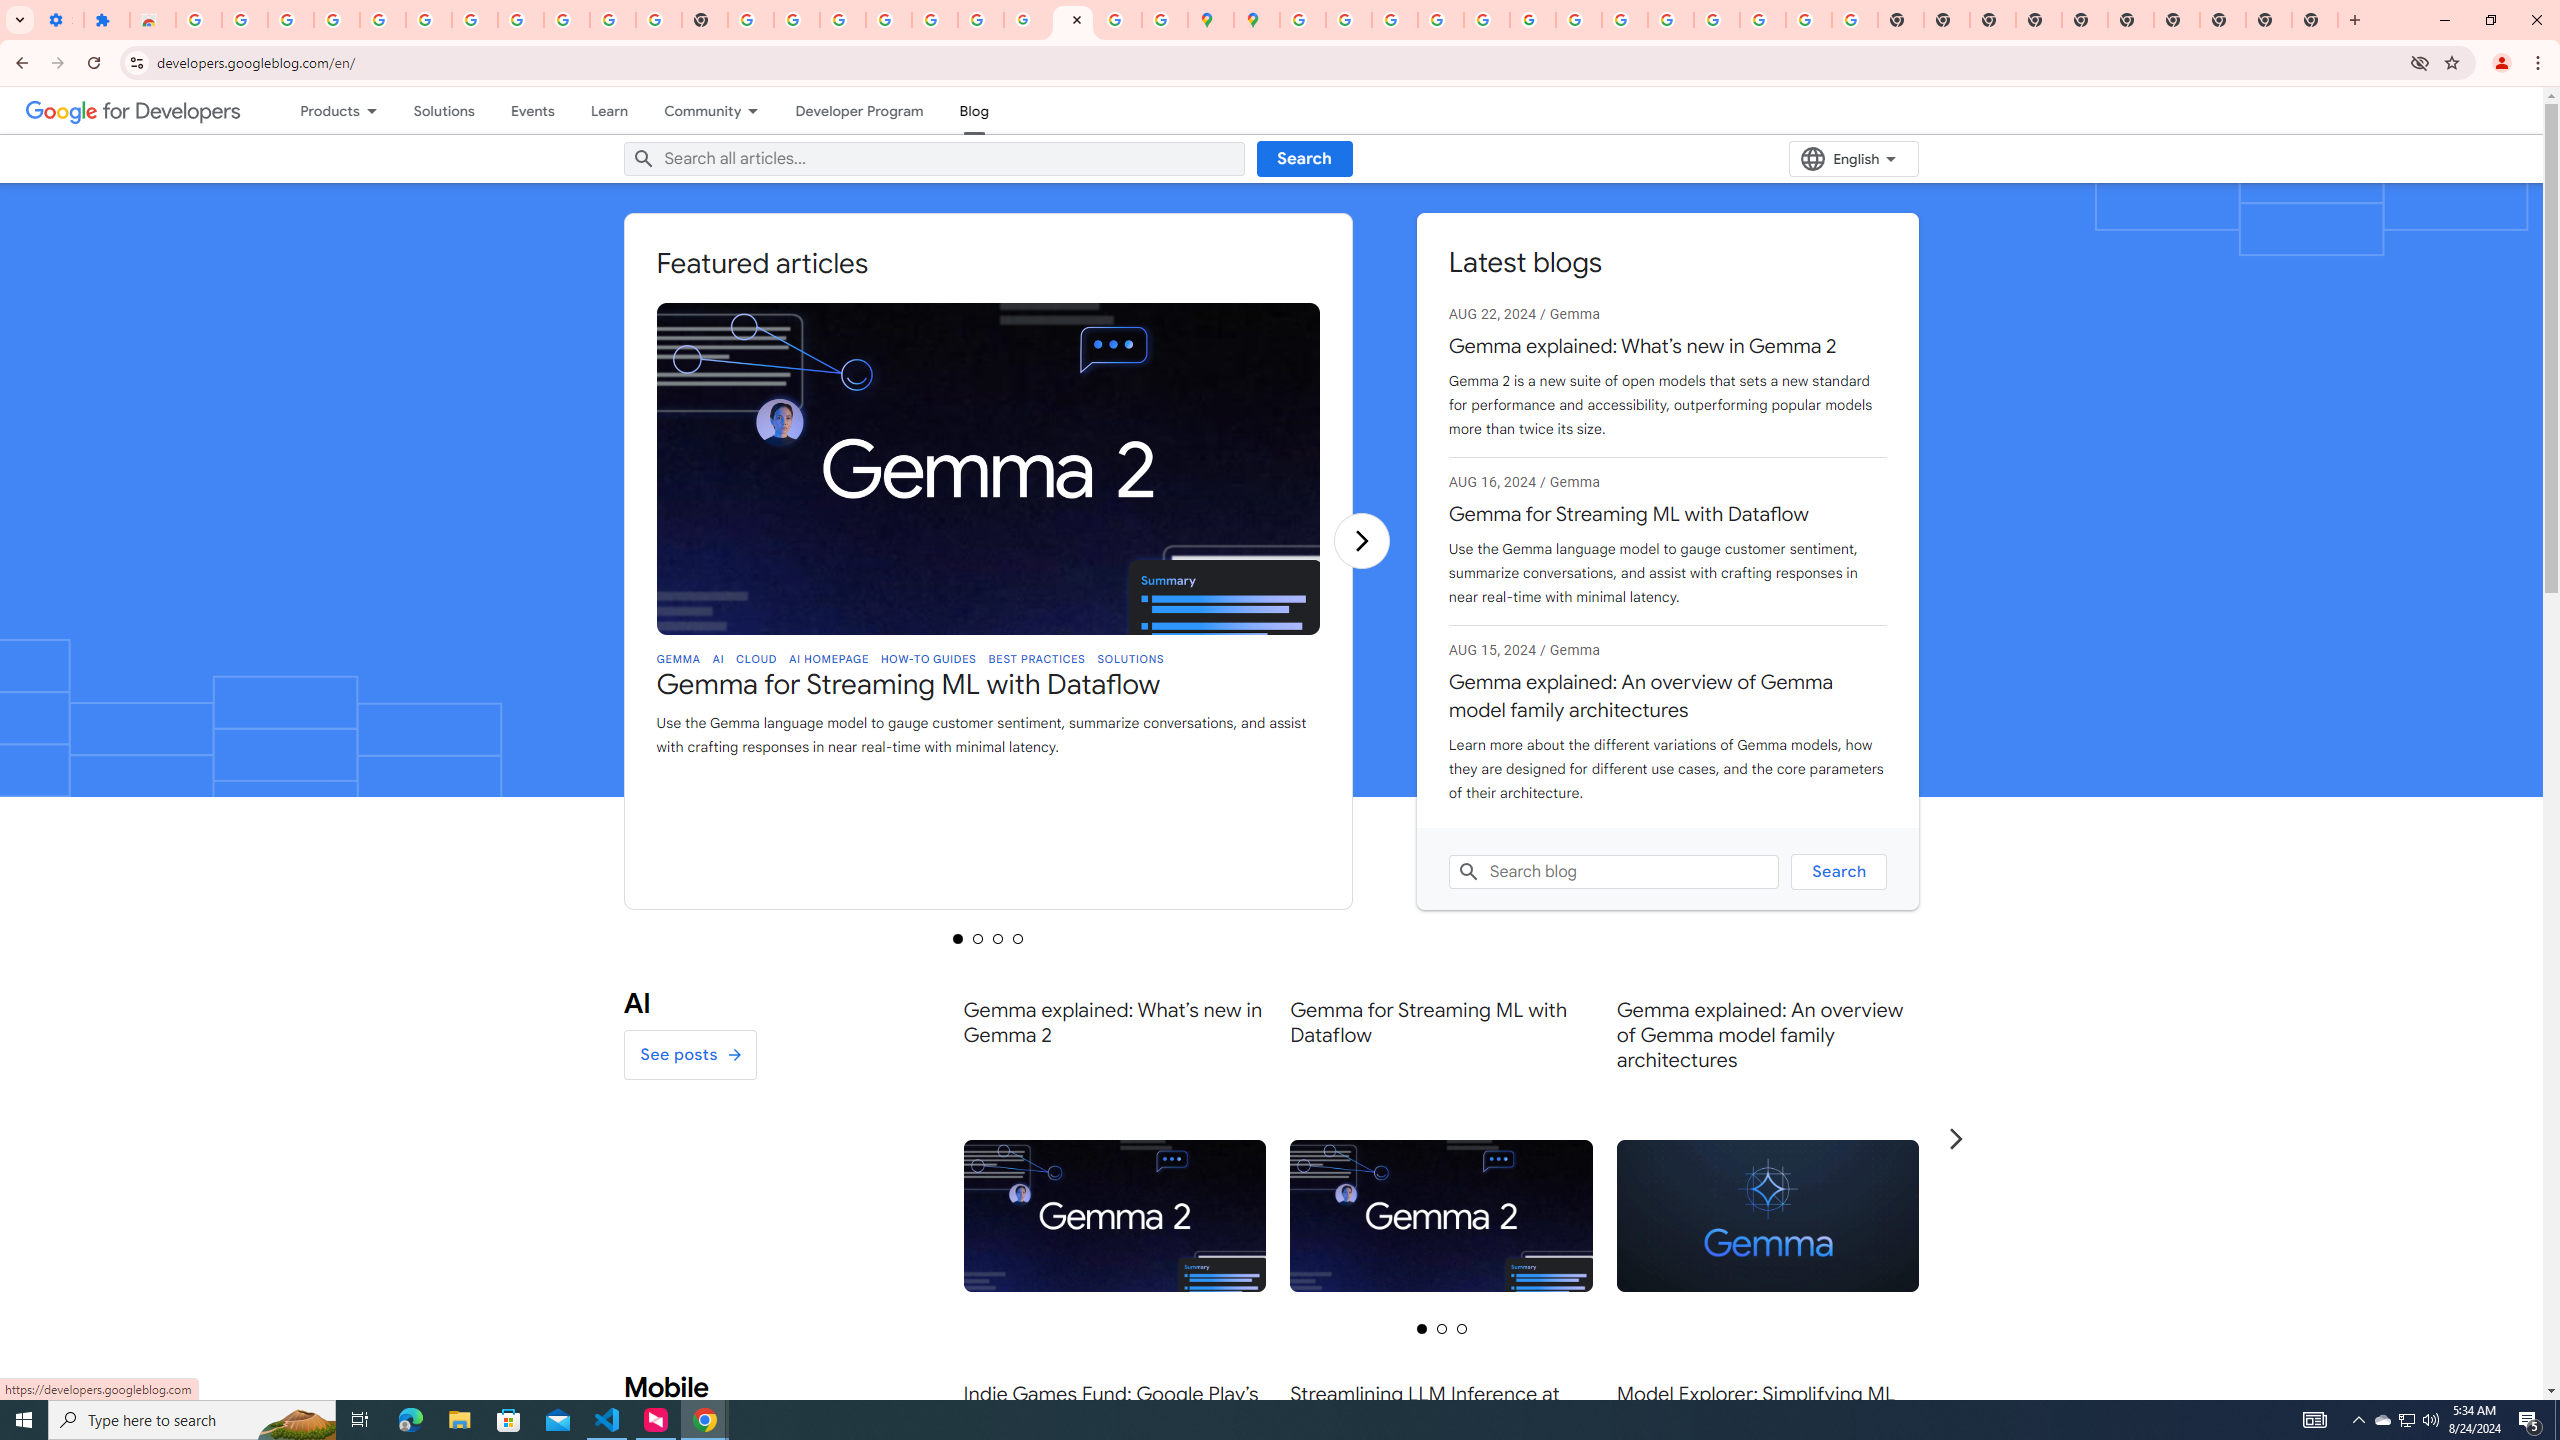  I want to click on 'English', so click(1854, 158).